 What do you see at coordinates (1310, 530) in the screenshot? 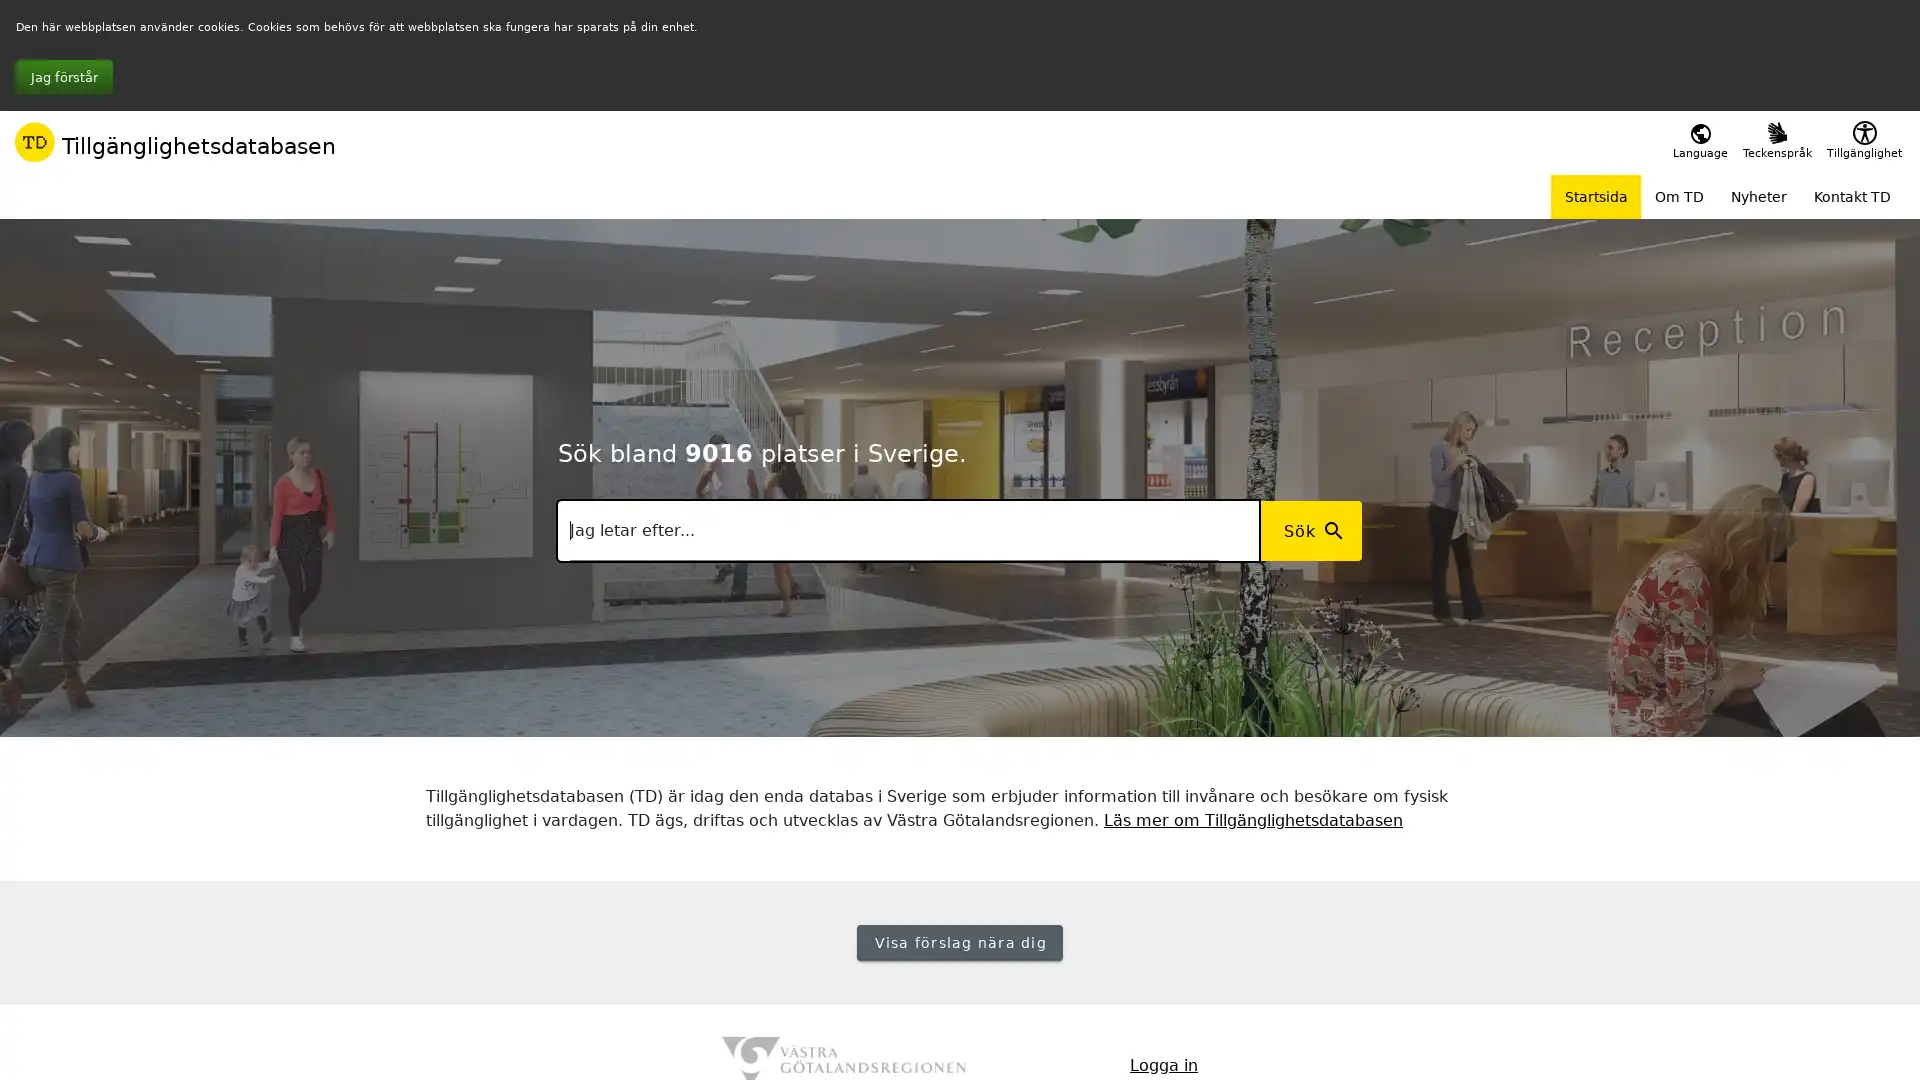
I see `Sok` at bounding box center [1310, 530].